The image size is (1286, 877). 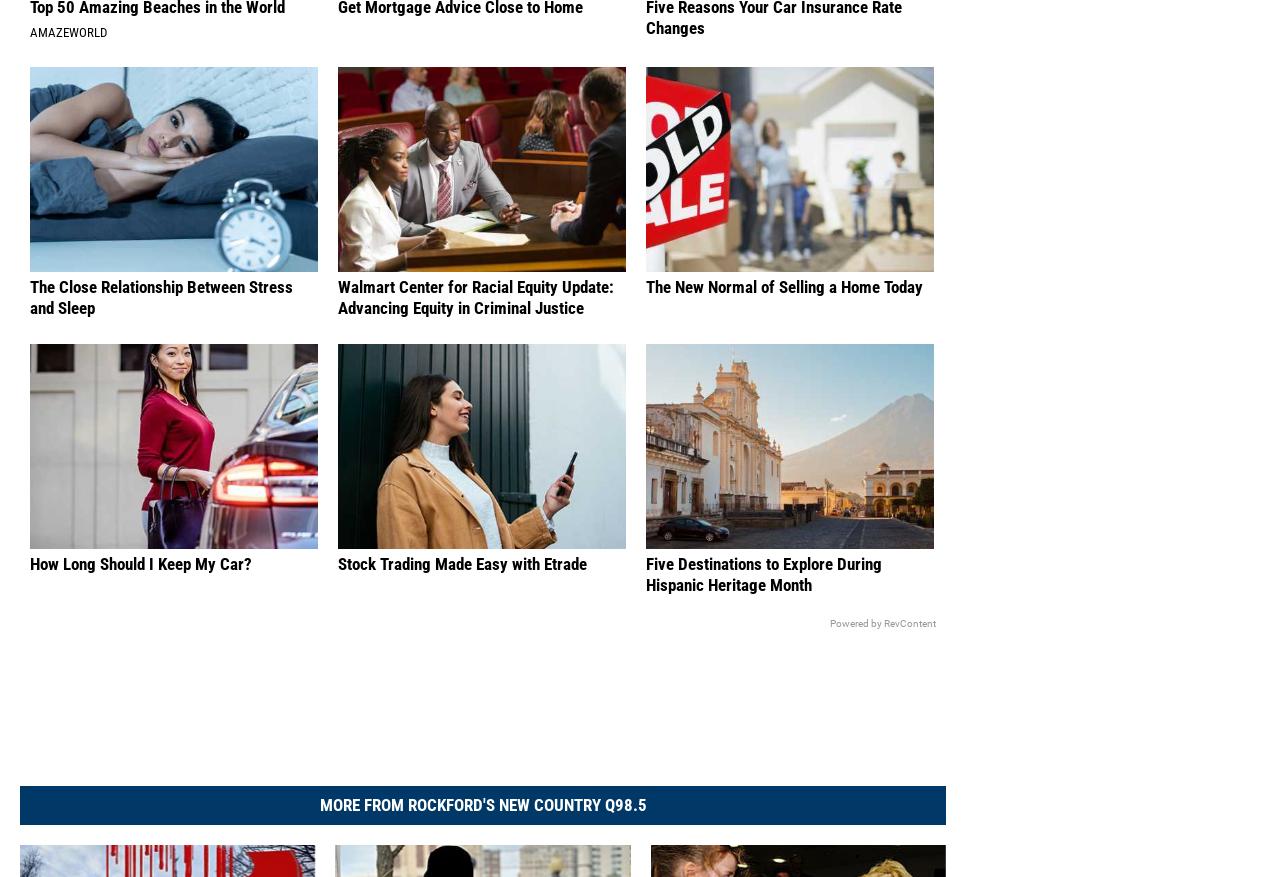 I want to click on 'The Close Relationship Between Stress and Sleep', so click(x=161, y=318).